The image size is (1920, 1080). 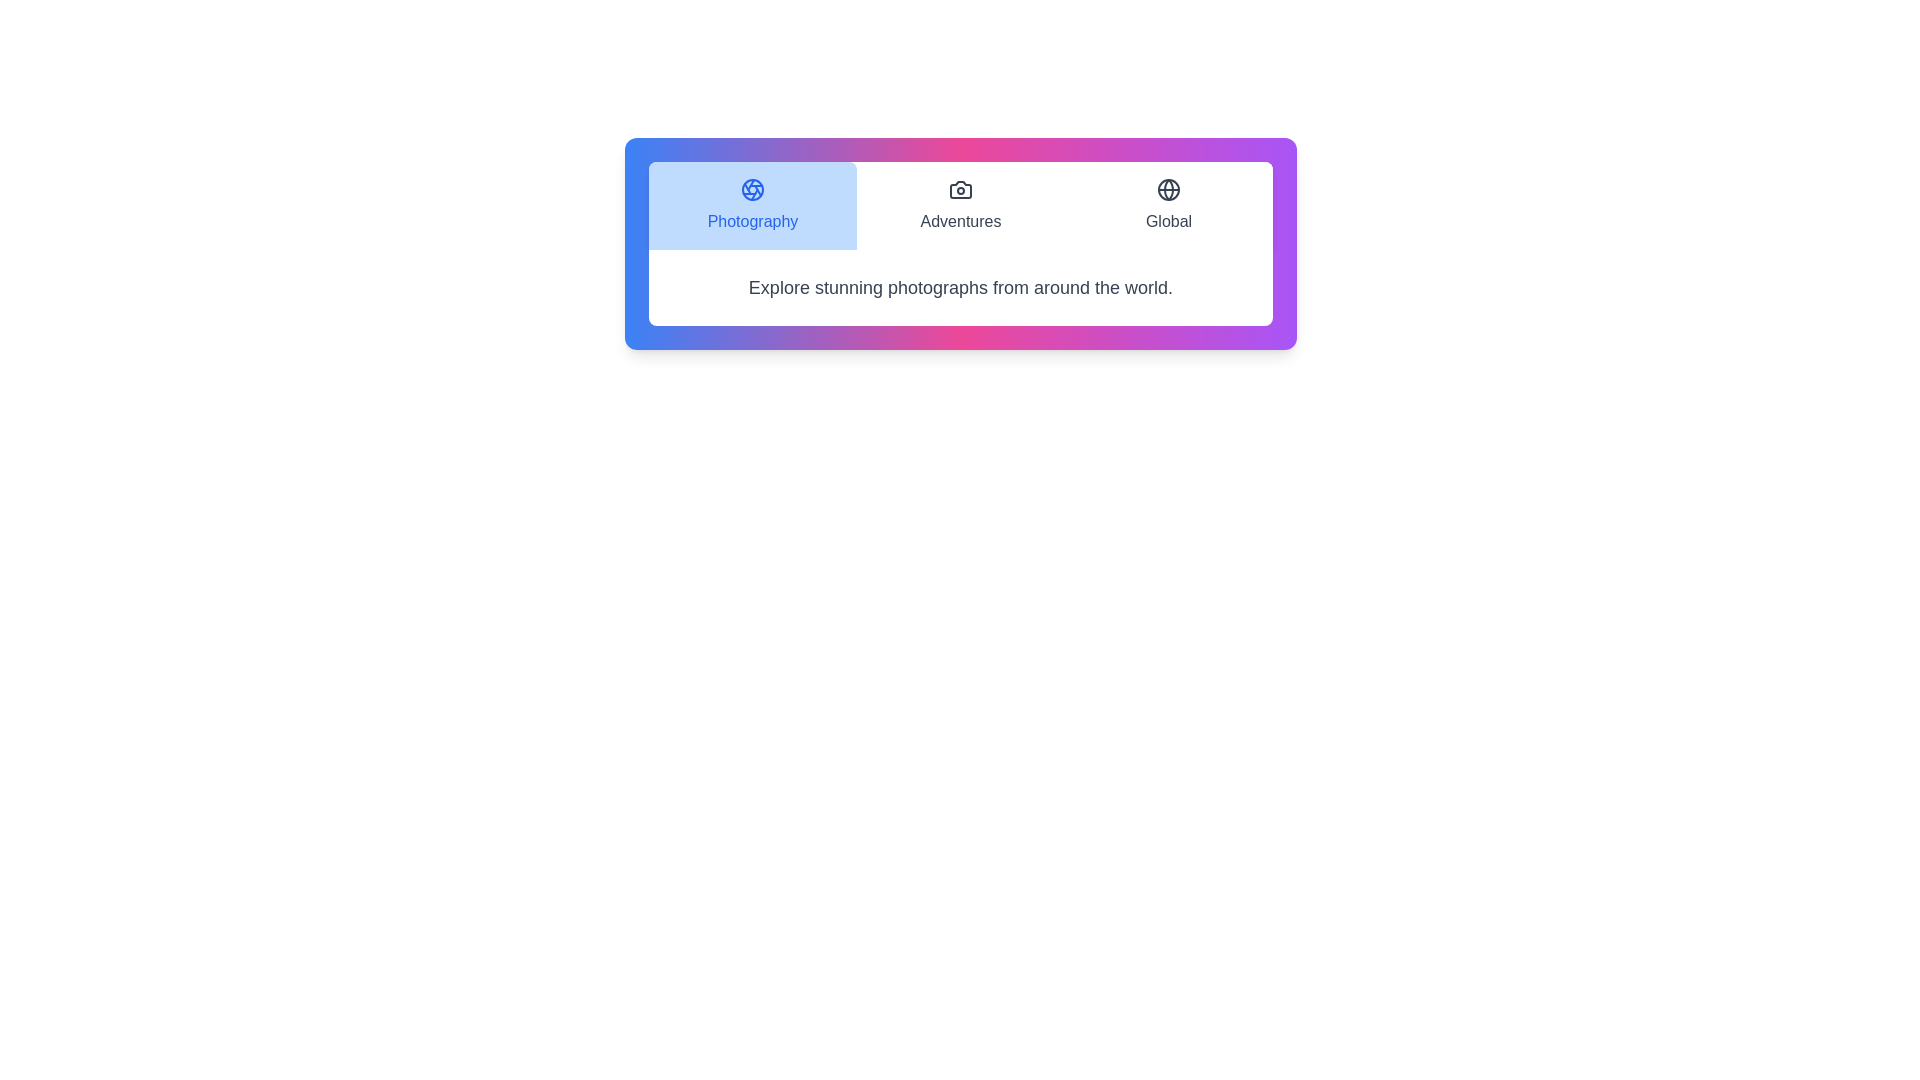 What do you see at coordinates (960, 189) in the screenshot?
I see `the camera icon outlined within a circle in the 'Adventures' section of the horizontal menu` at bounding box center [960, 189].